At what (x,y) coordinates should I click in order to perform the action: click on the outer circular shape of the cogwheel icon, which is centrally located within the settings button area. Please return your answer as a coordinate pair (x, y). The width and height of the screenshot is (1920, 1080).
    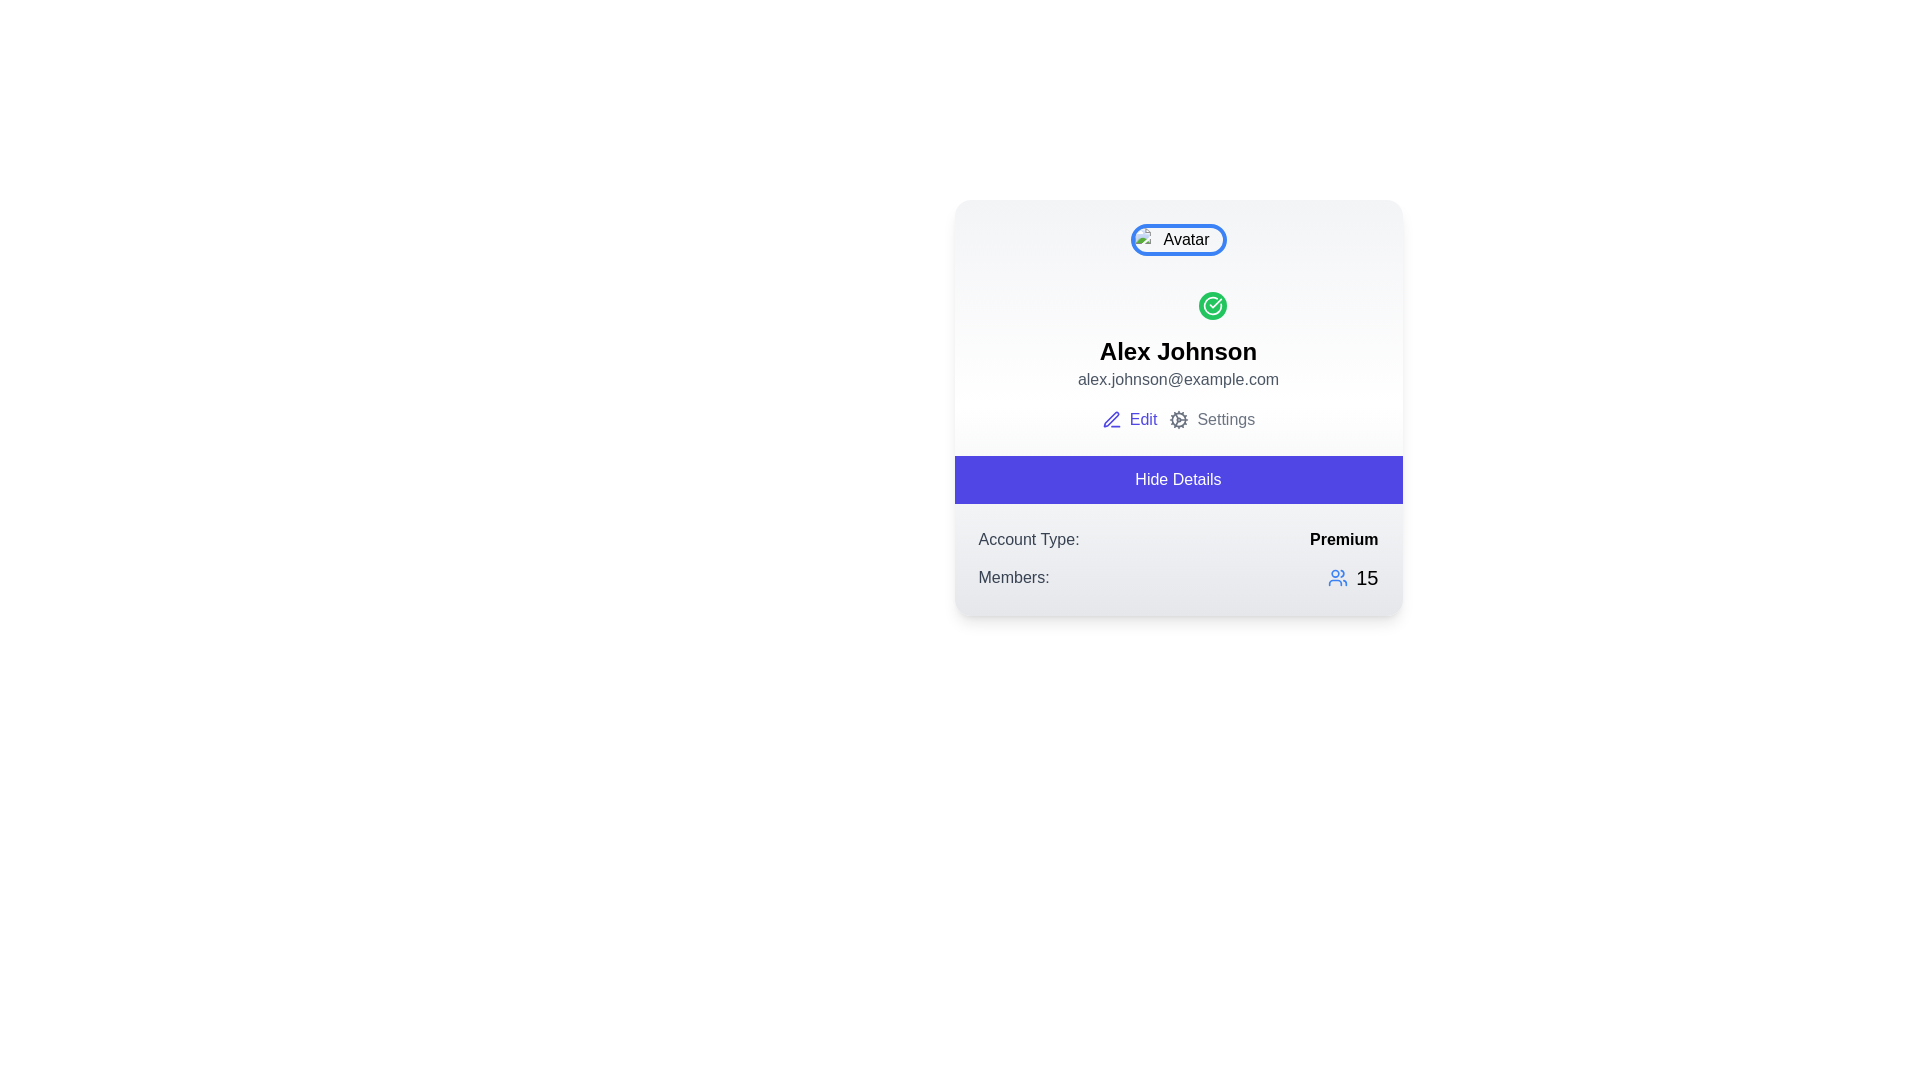
    Looking at the image, I should click on (1179, 419).